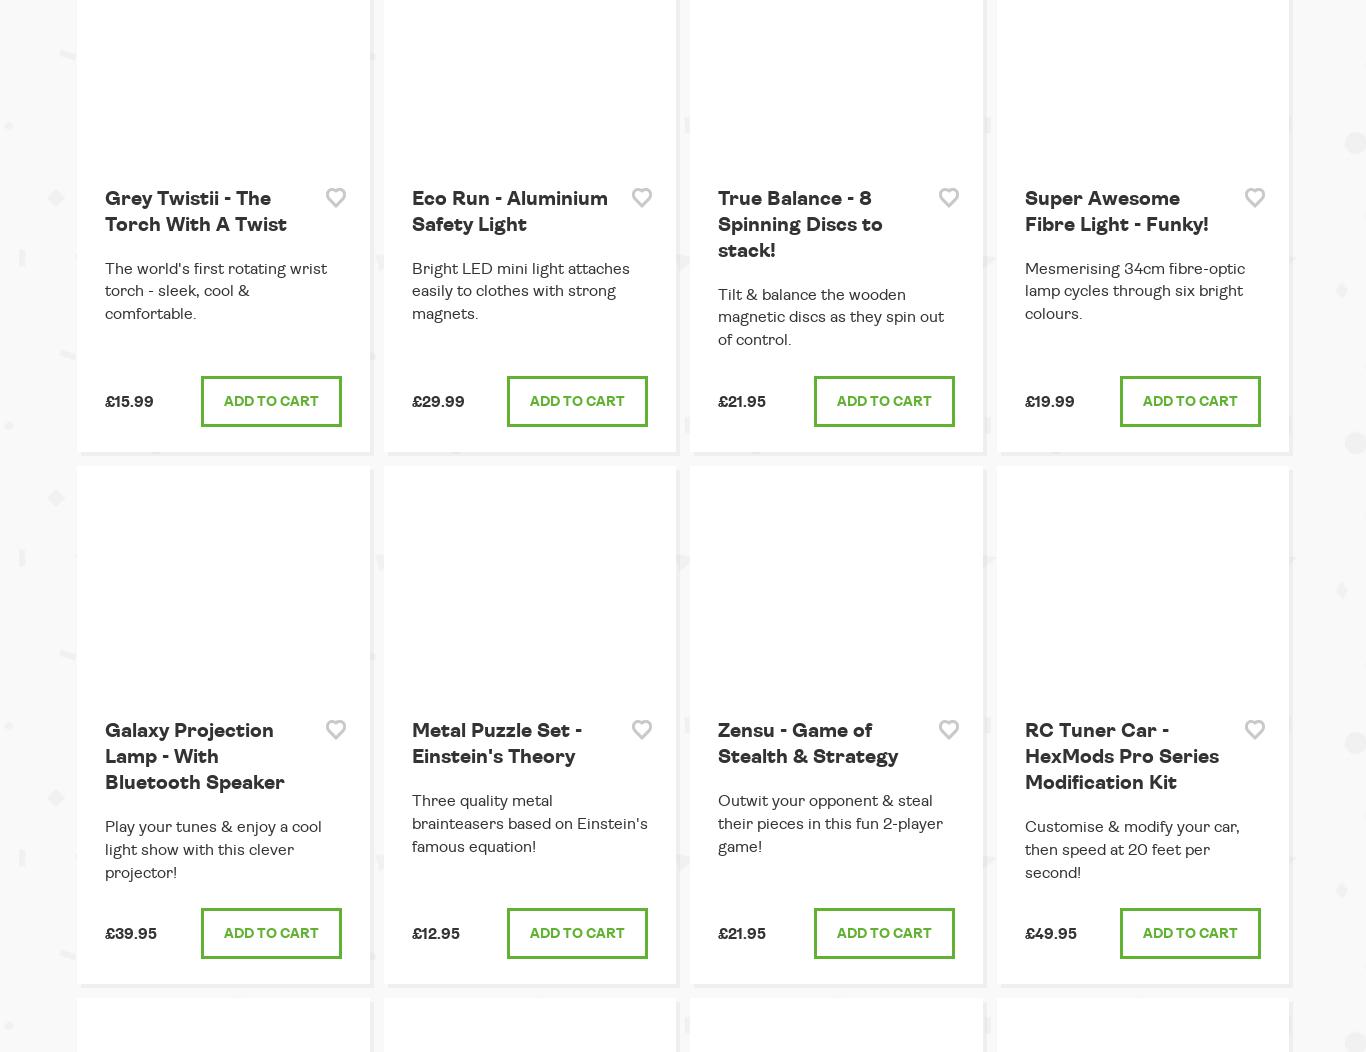 The height and width of the screenshot is (1052, 1366). I want to click on 'Bright LED mini light attaches easily to clothes with strong magnets.', so click(520, 290).